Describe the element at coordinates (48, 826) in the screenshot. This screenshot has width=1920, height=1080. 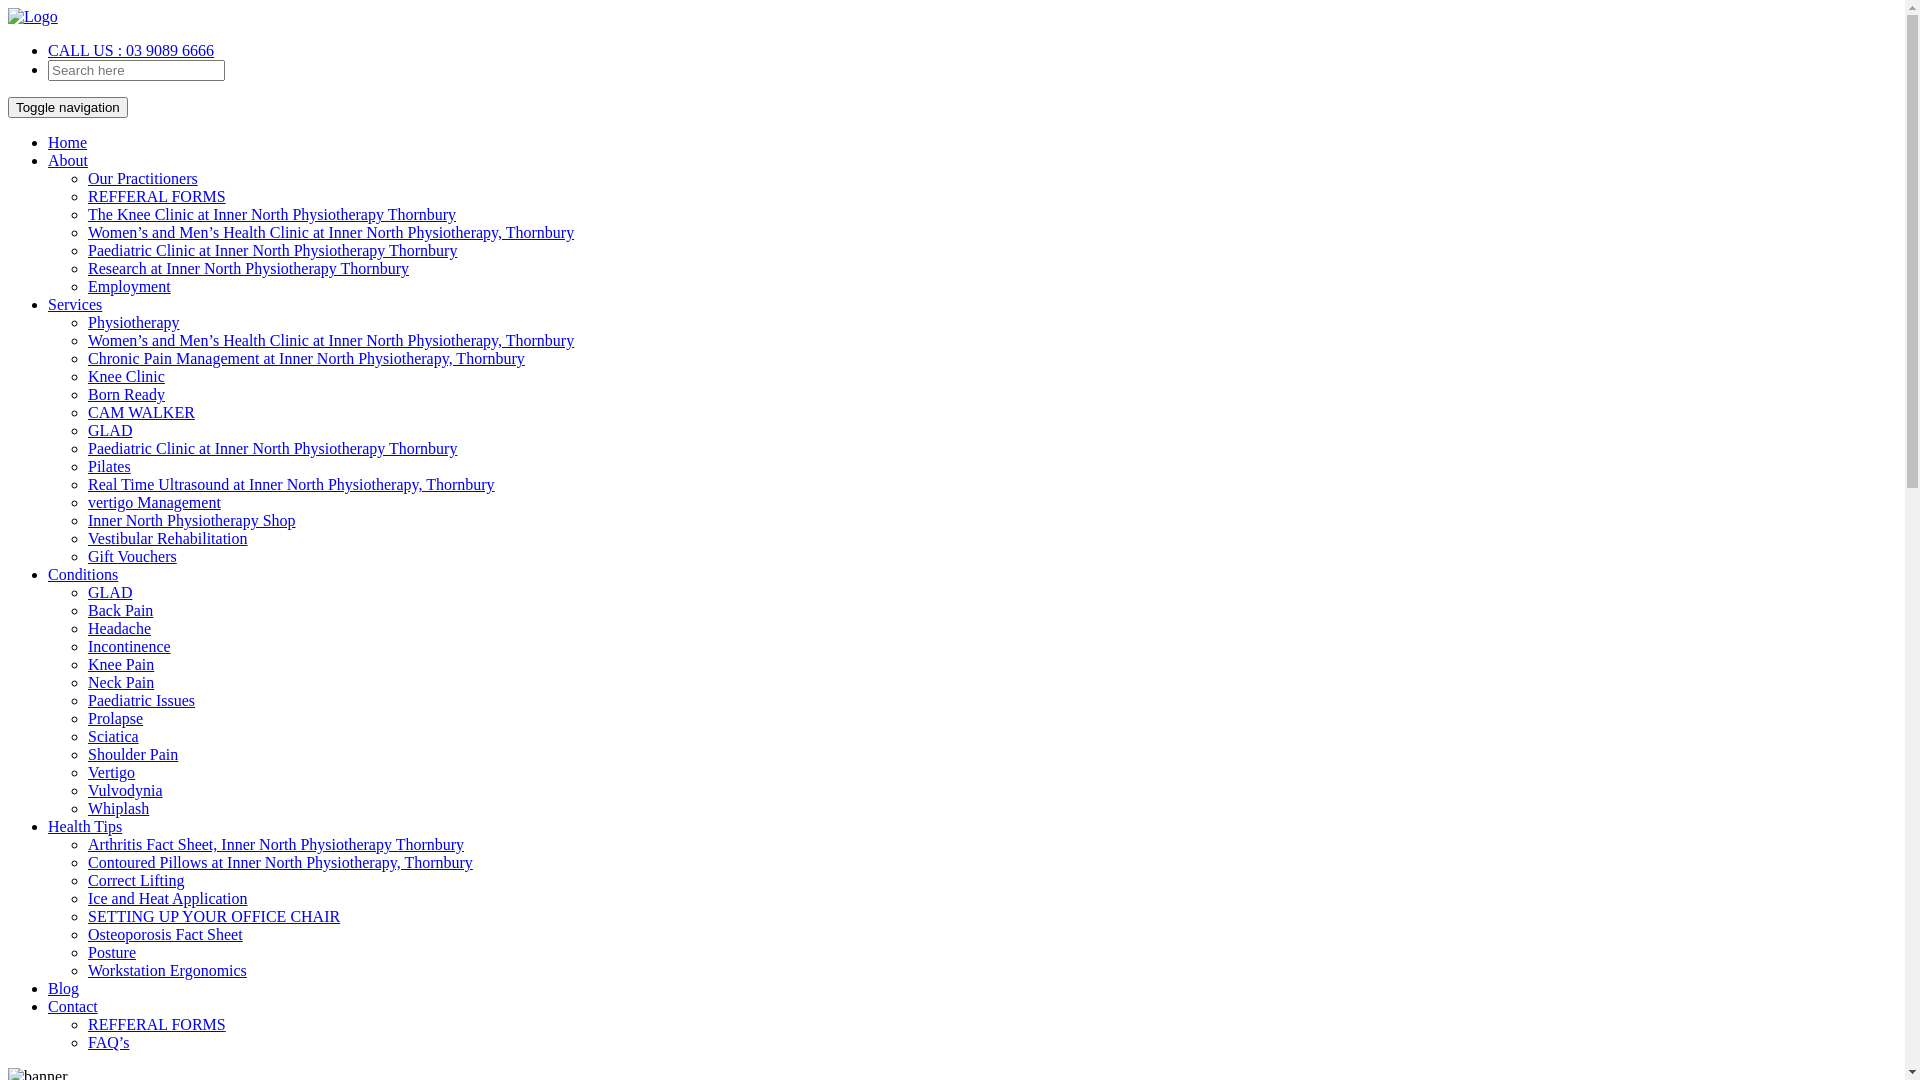
I see `'Health Tips'` at that location.